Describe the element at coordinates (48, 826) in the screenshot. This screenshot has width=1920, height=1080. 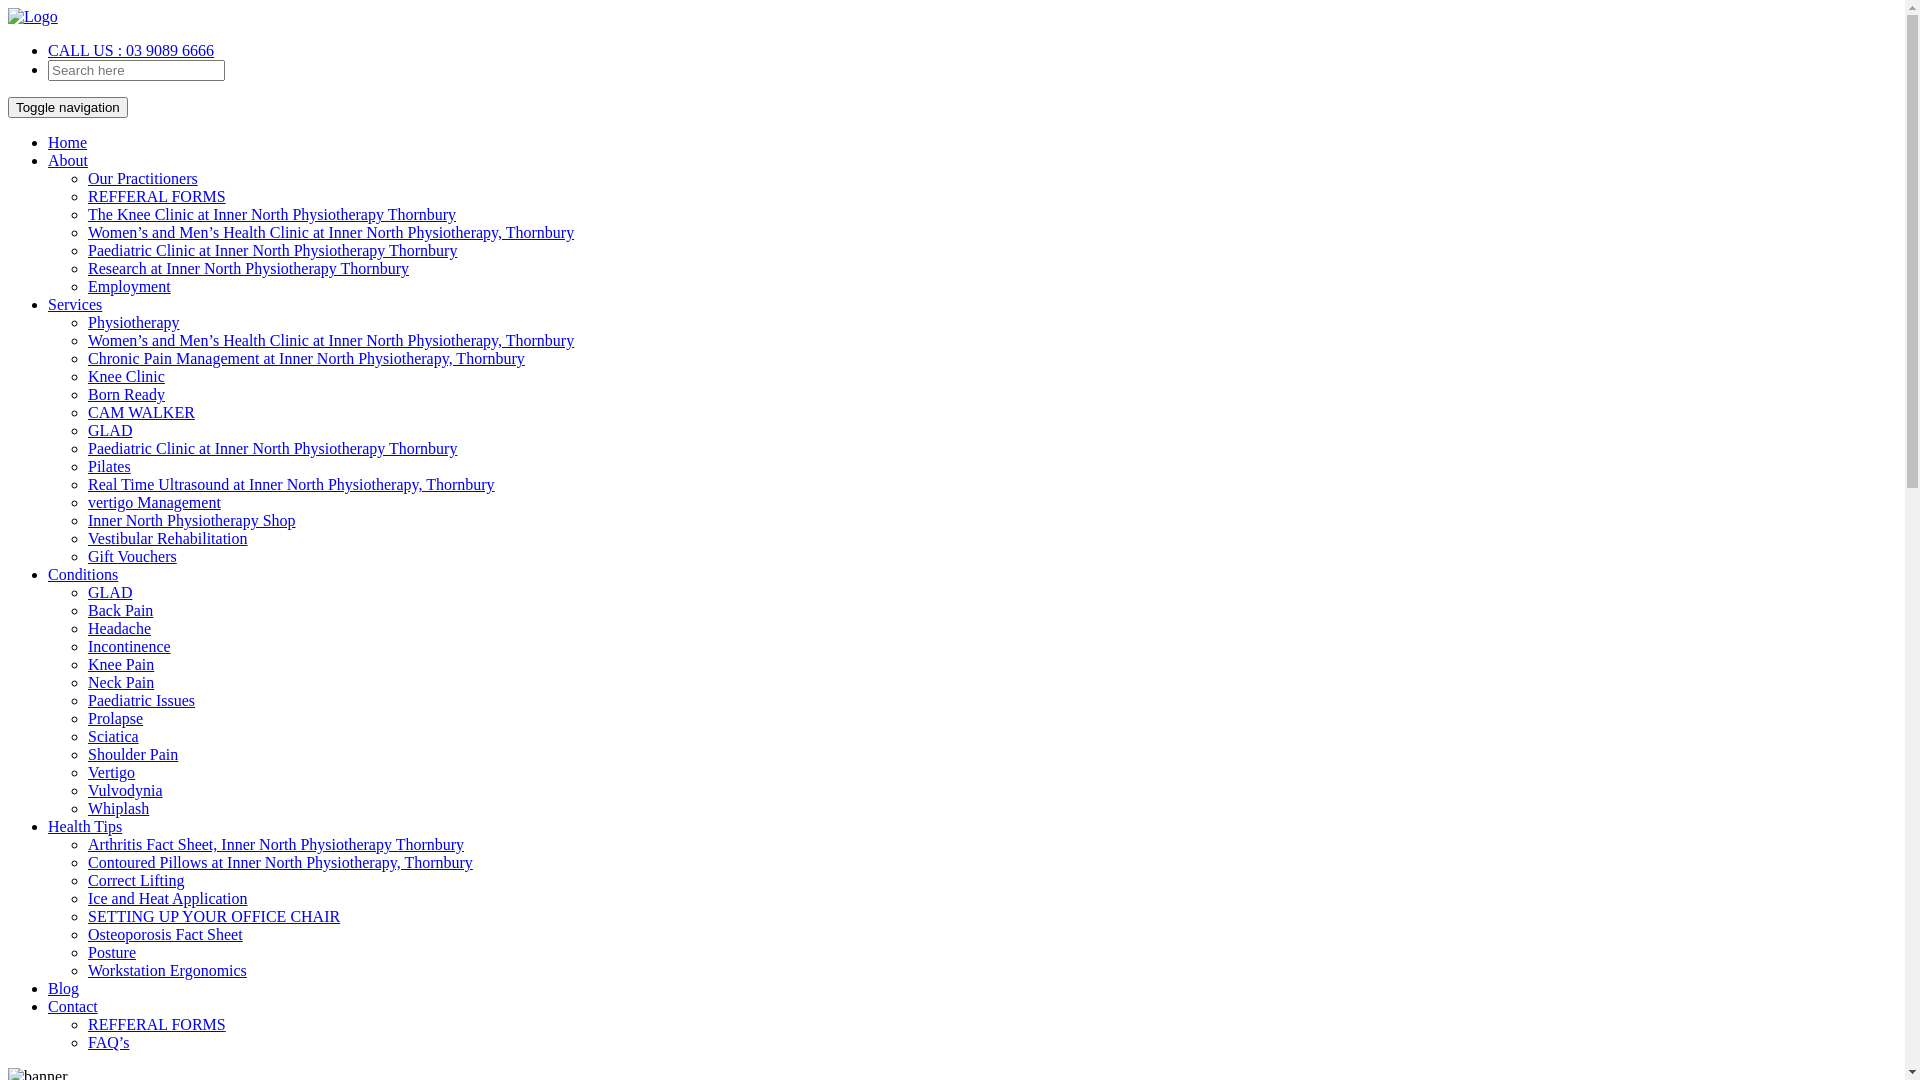
I see `'Health Tips'` at that location.